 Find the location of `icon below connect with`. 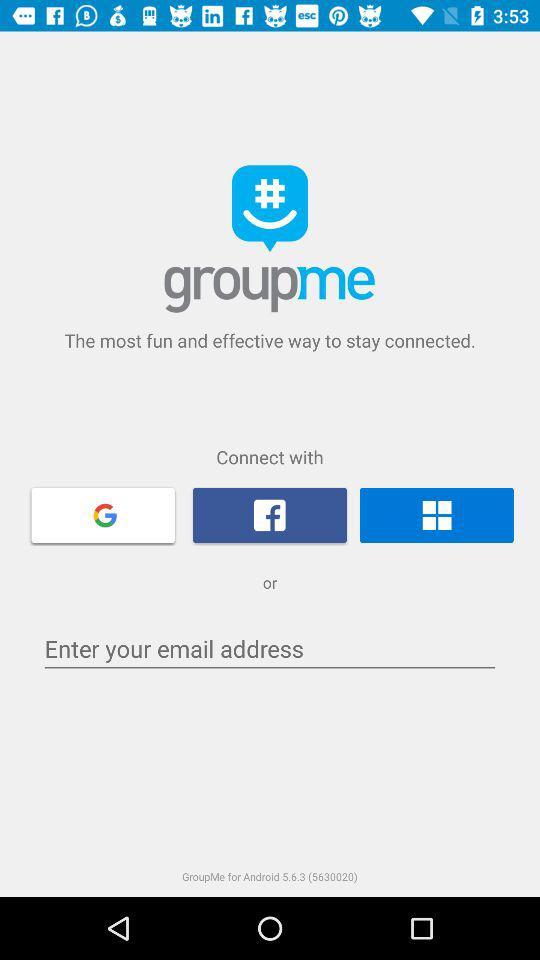

icon below connect with is located at coordinates (270, 514).